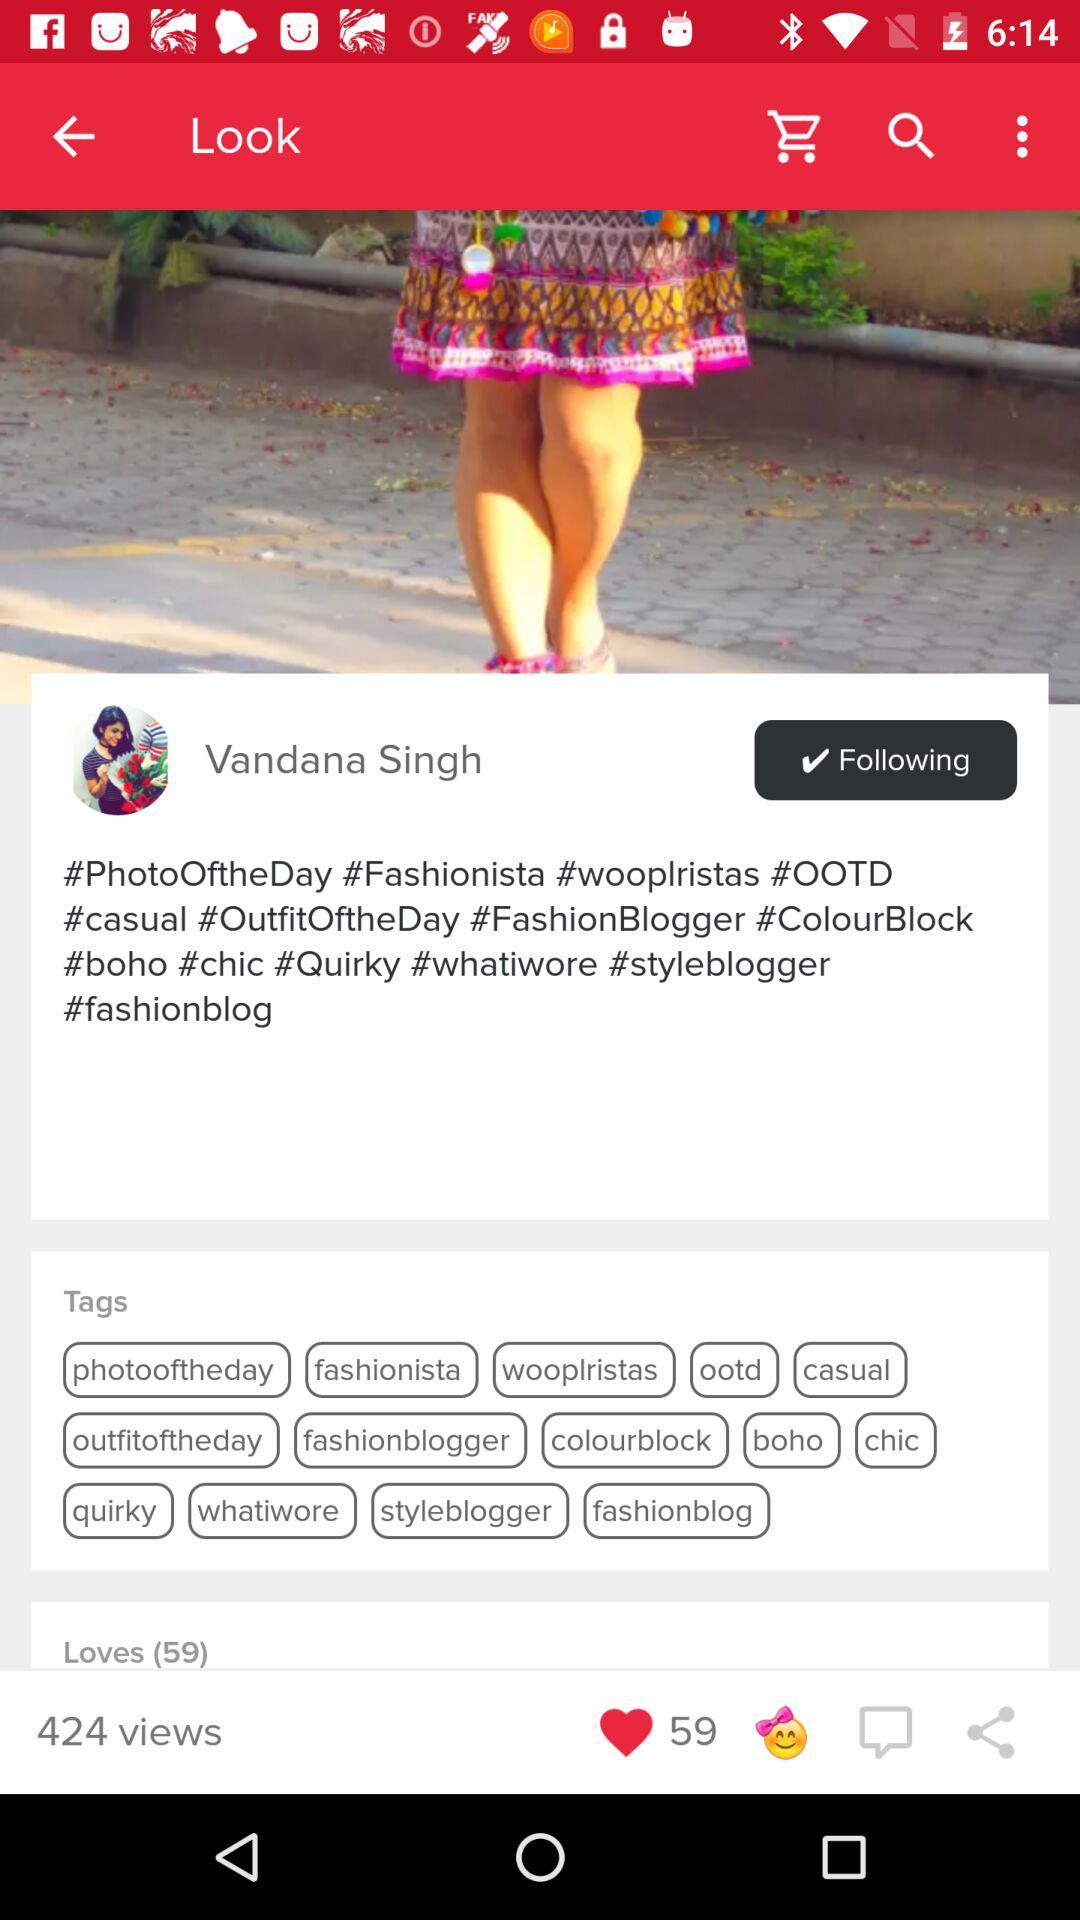 This screenshot has height=1920, width=1080. I want to click on cart, so click(795, 135).